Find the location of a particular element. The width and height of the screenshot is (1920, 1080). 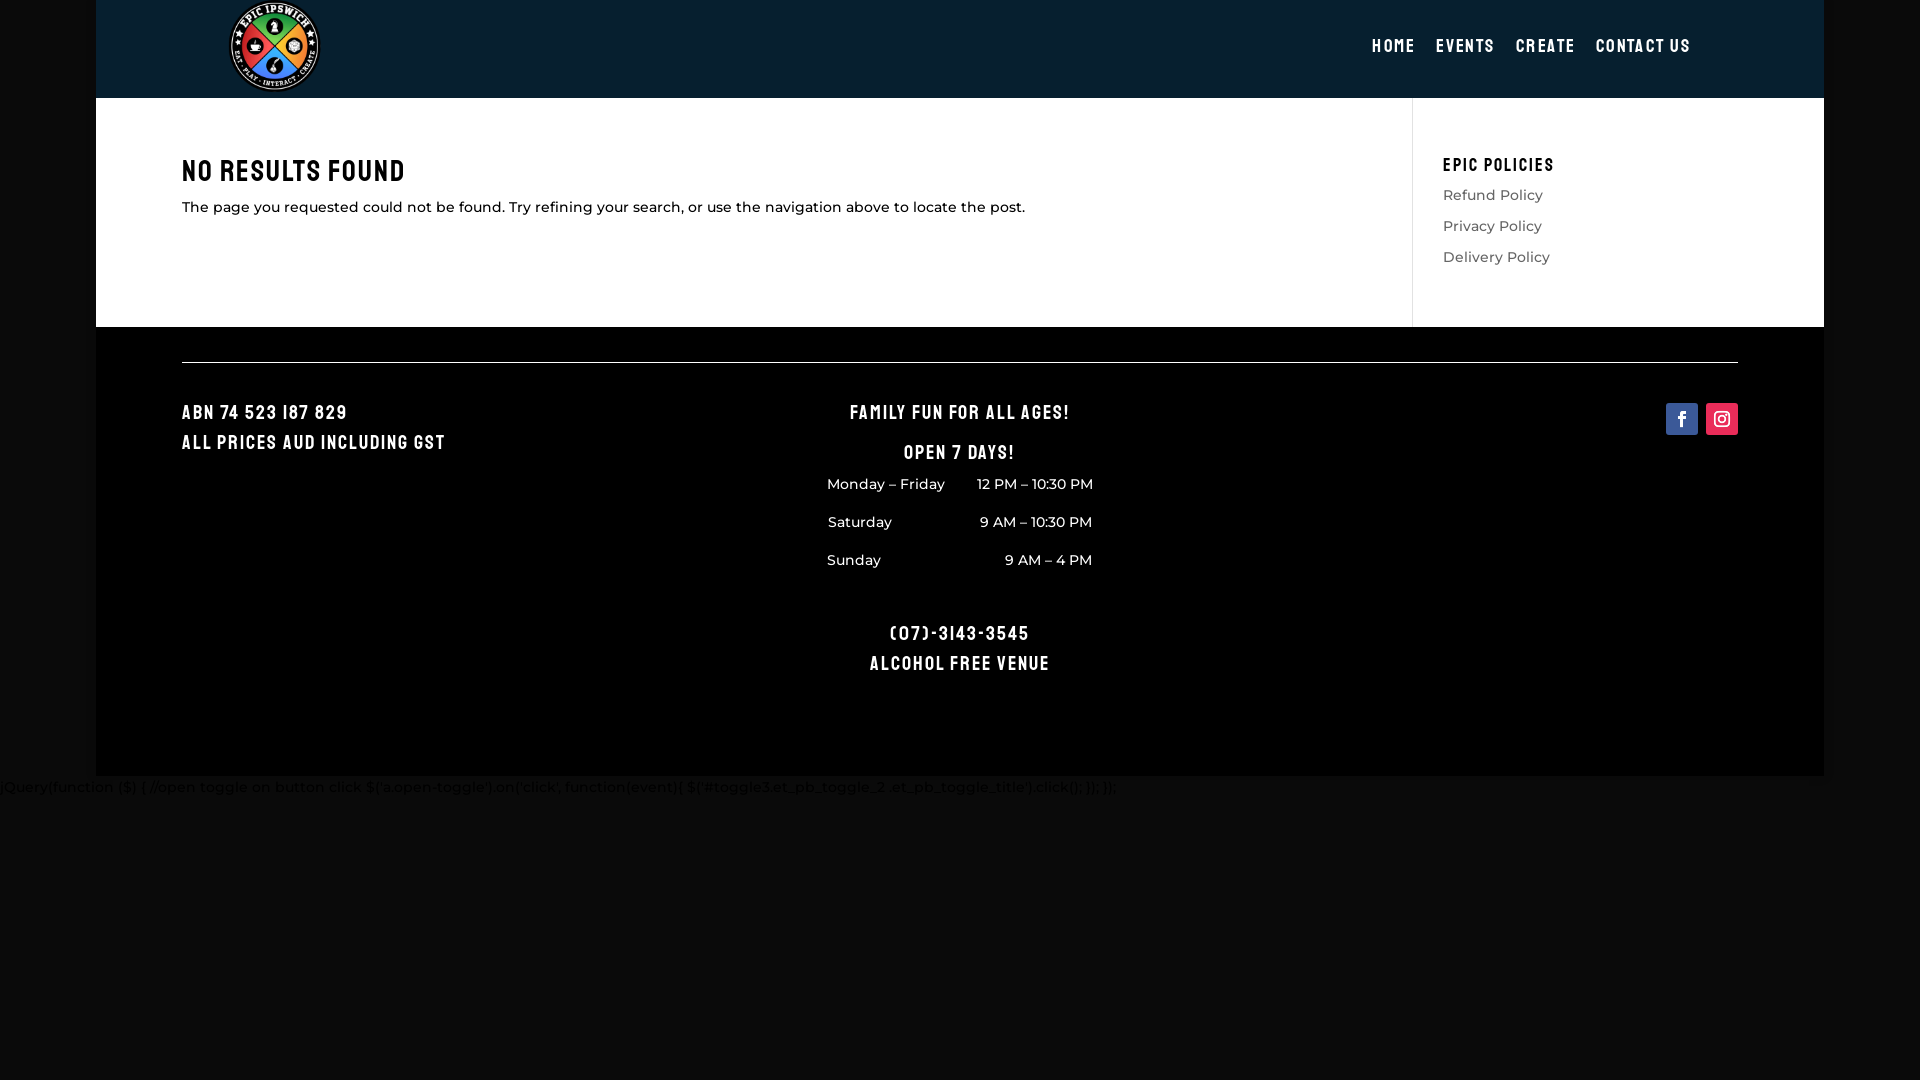

'Privacy Policy' is located at coordinates (1492, 225).